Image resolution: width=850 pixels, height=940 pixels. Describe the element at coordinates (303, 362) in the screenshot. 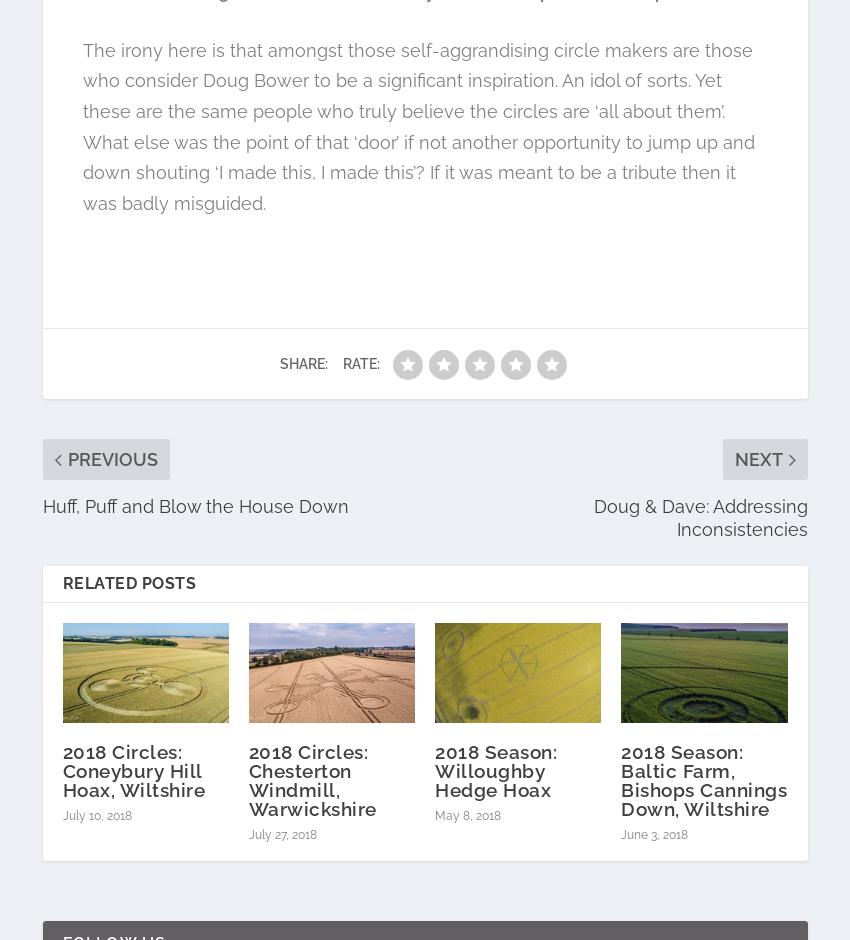

I see `'Share:'` at that location.